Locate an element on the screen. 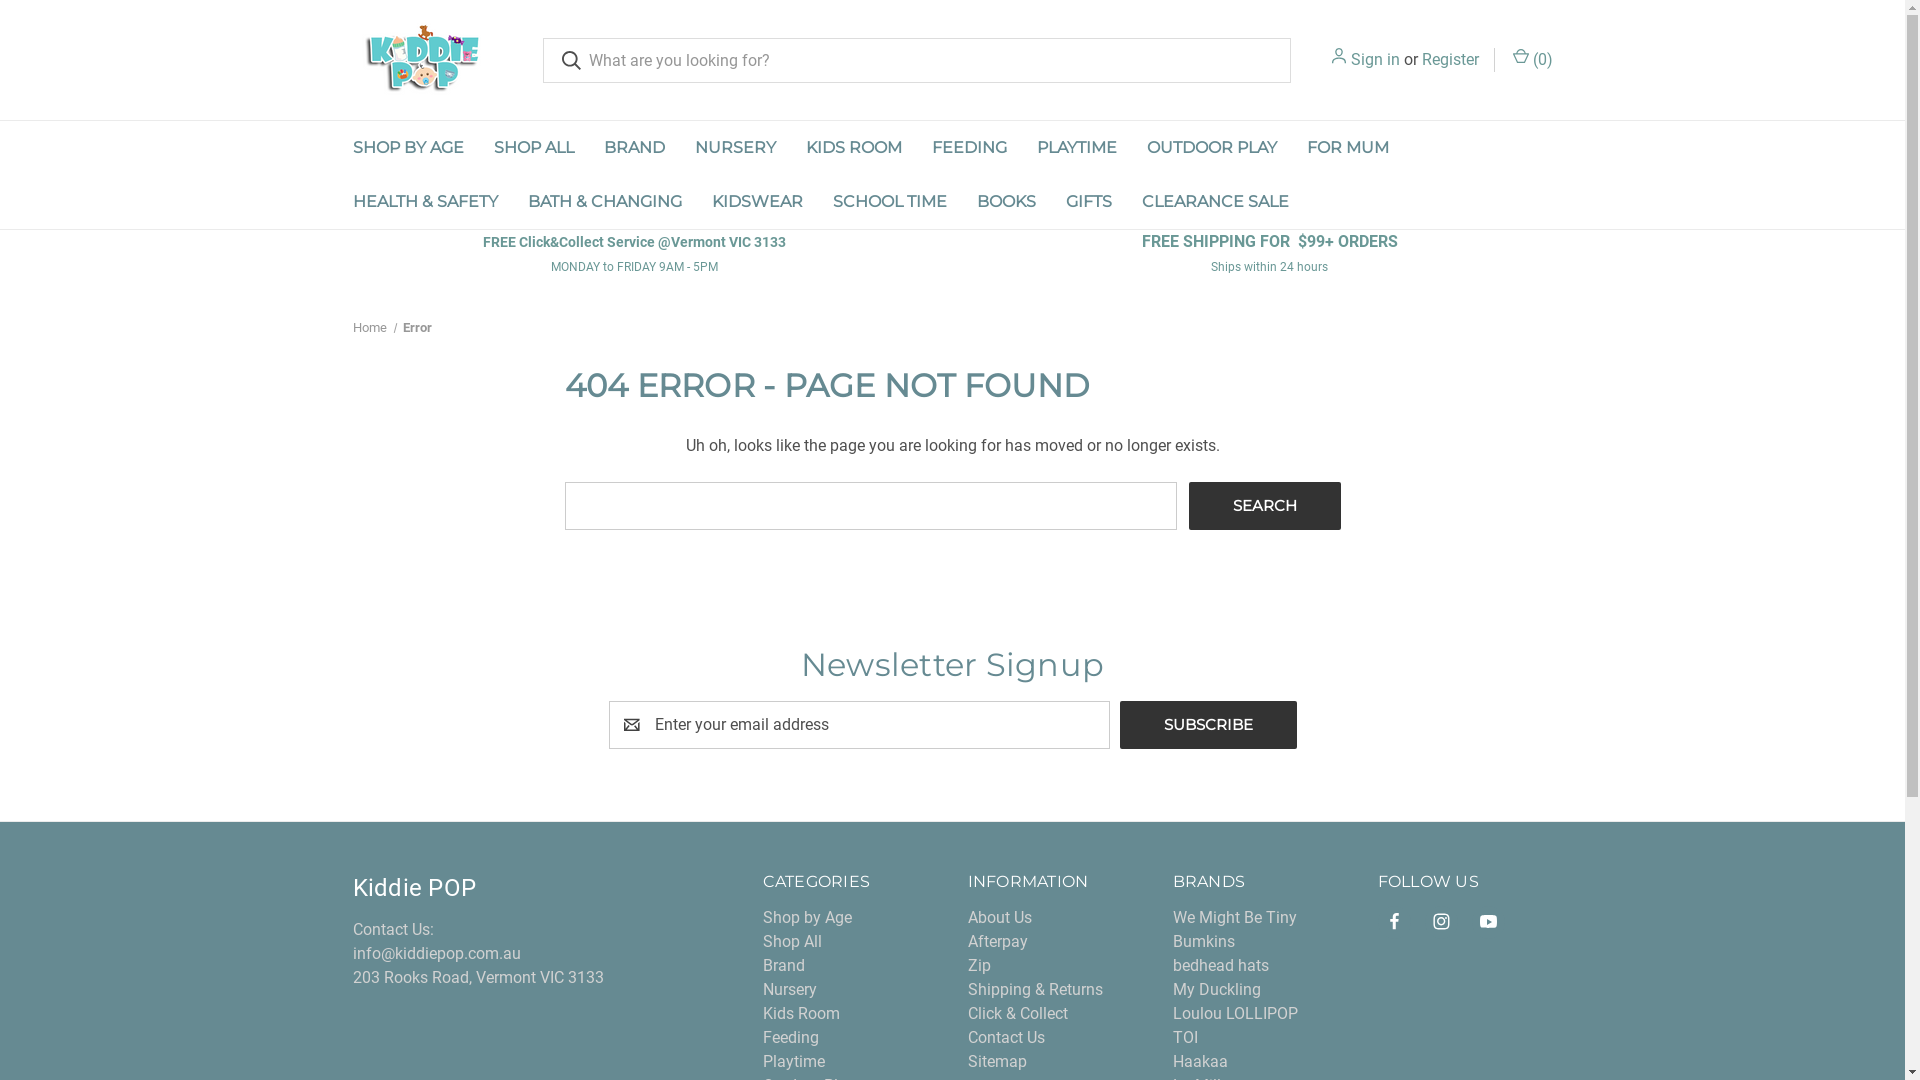 This screenshot has height=1080, width=1920. 'Zip' is located at coordinates (979, 964).